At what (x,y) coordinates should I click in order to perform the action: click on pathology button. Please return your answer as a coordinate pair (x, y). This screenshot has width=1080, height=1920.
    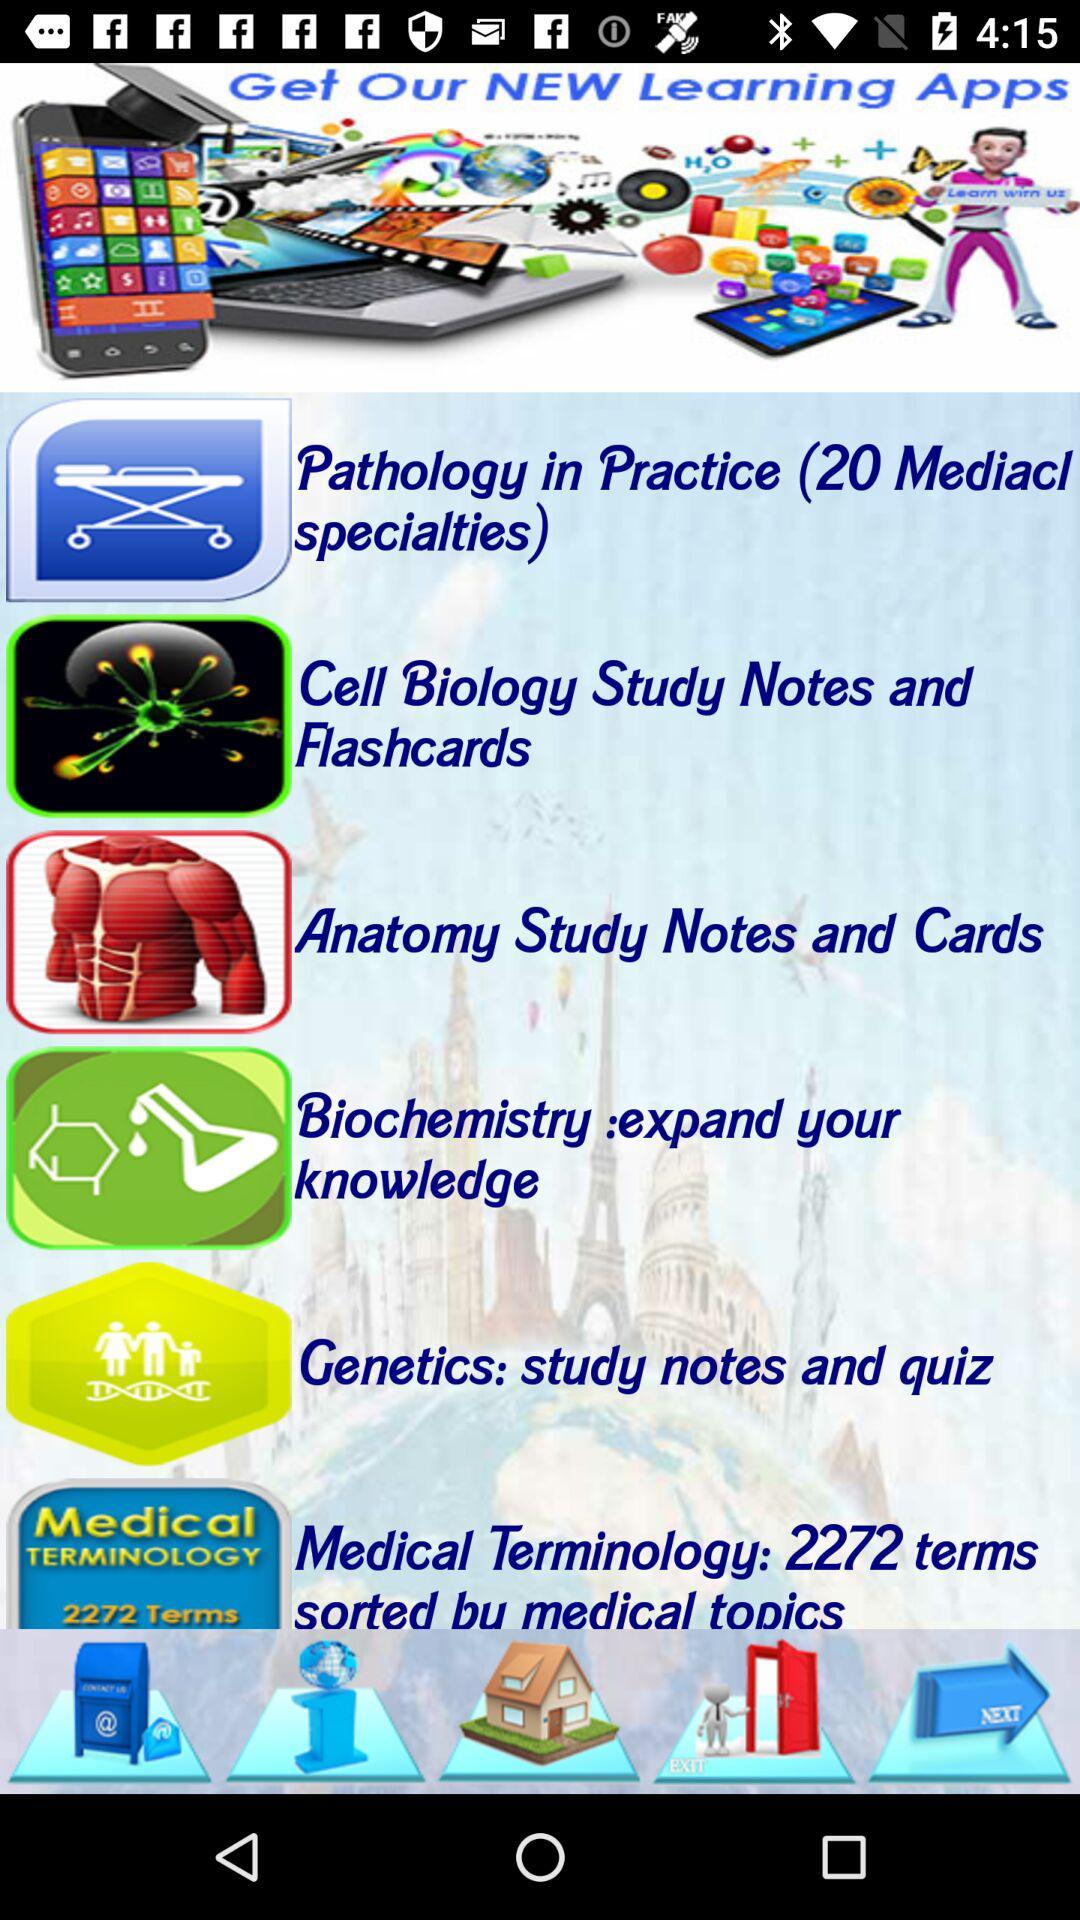
    Looking at the image, I should click on (147, 500).